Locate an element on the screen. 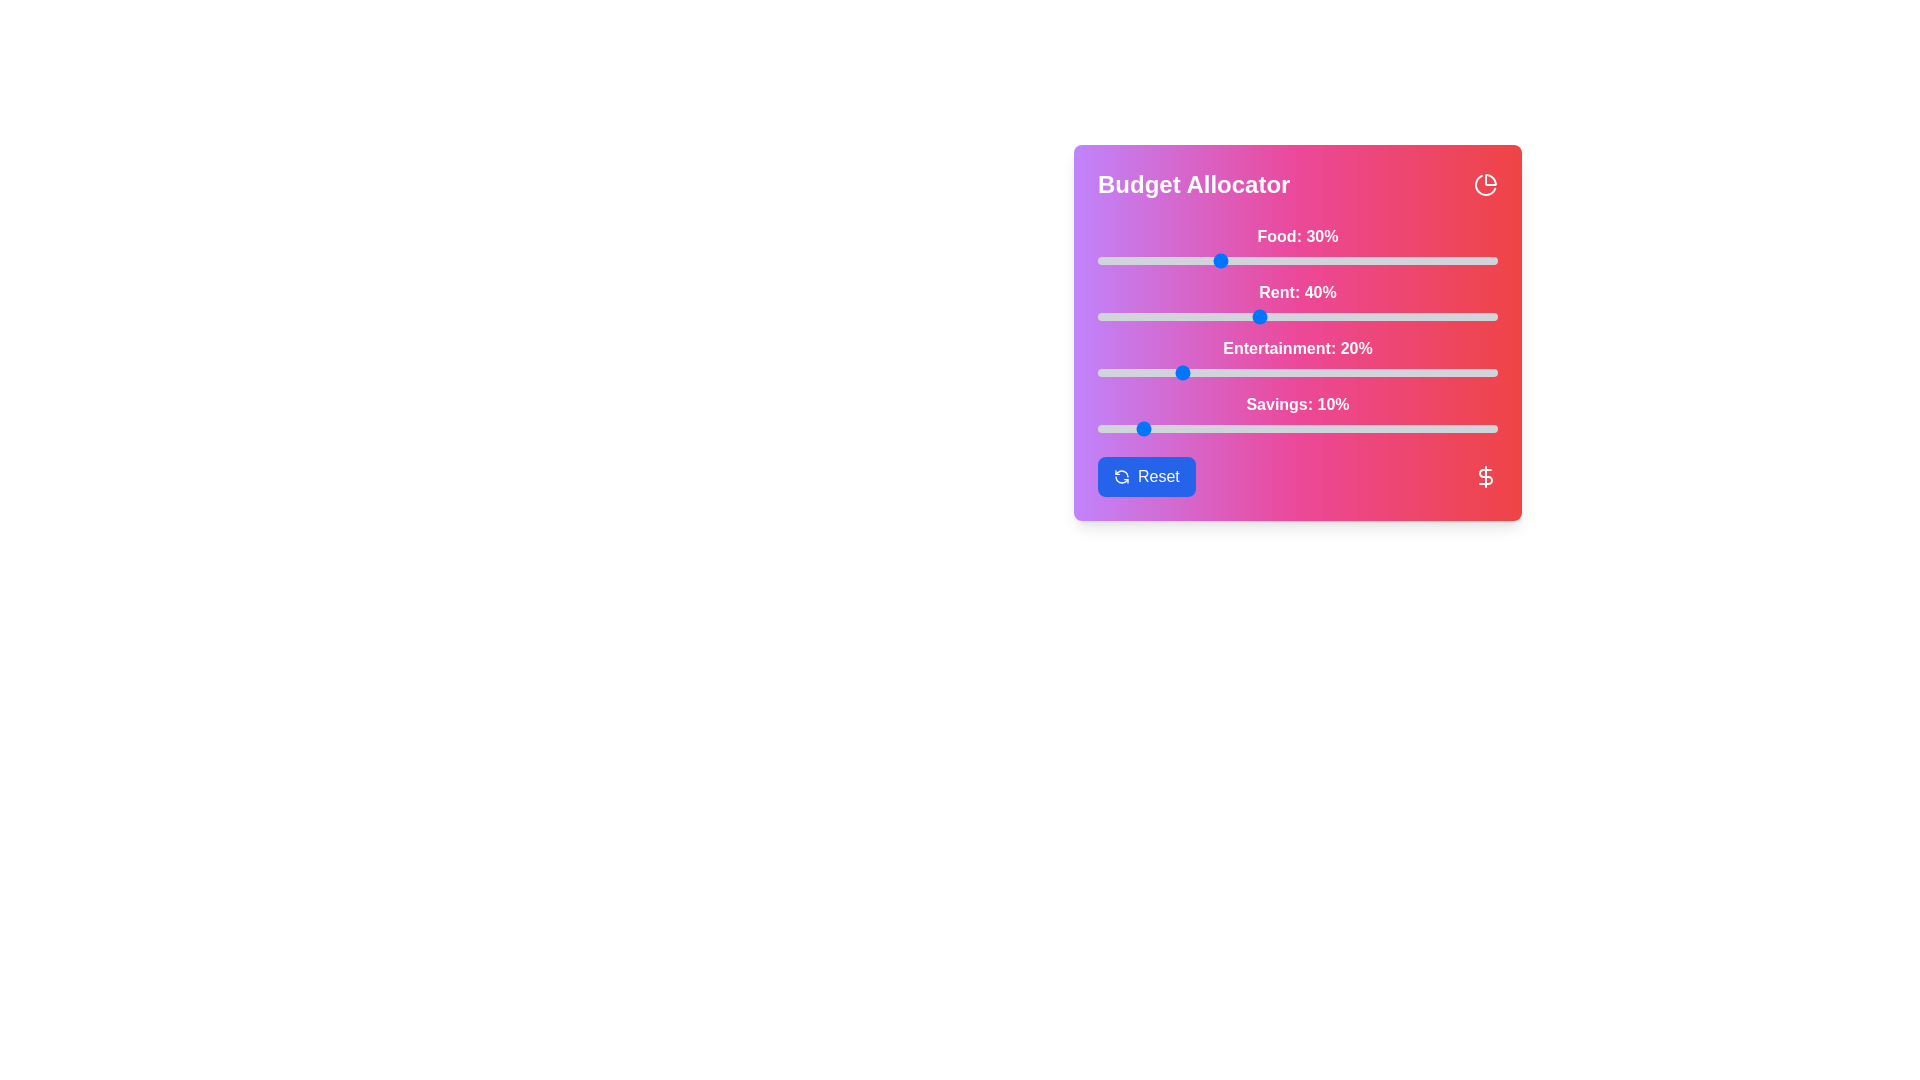 The height and width of the screenshot is (1080, 1920). the rent slider is located at coordinates (1342, 315).